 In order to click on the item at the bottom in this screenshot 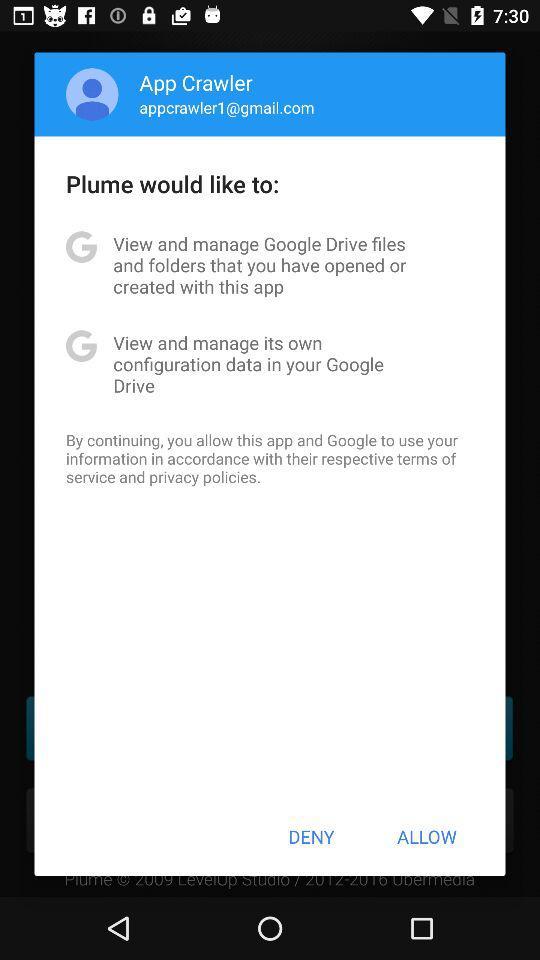, I will do `click(311, 836)`.